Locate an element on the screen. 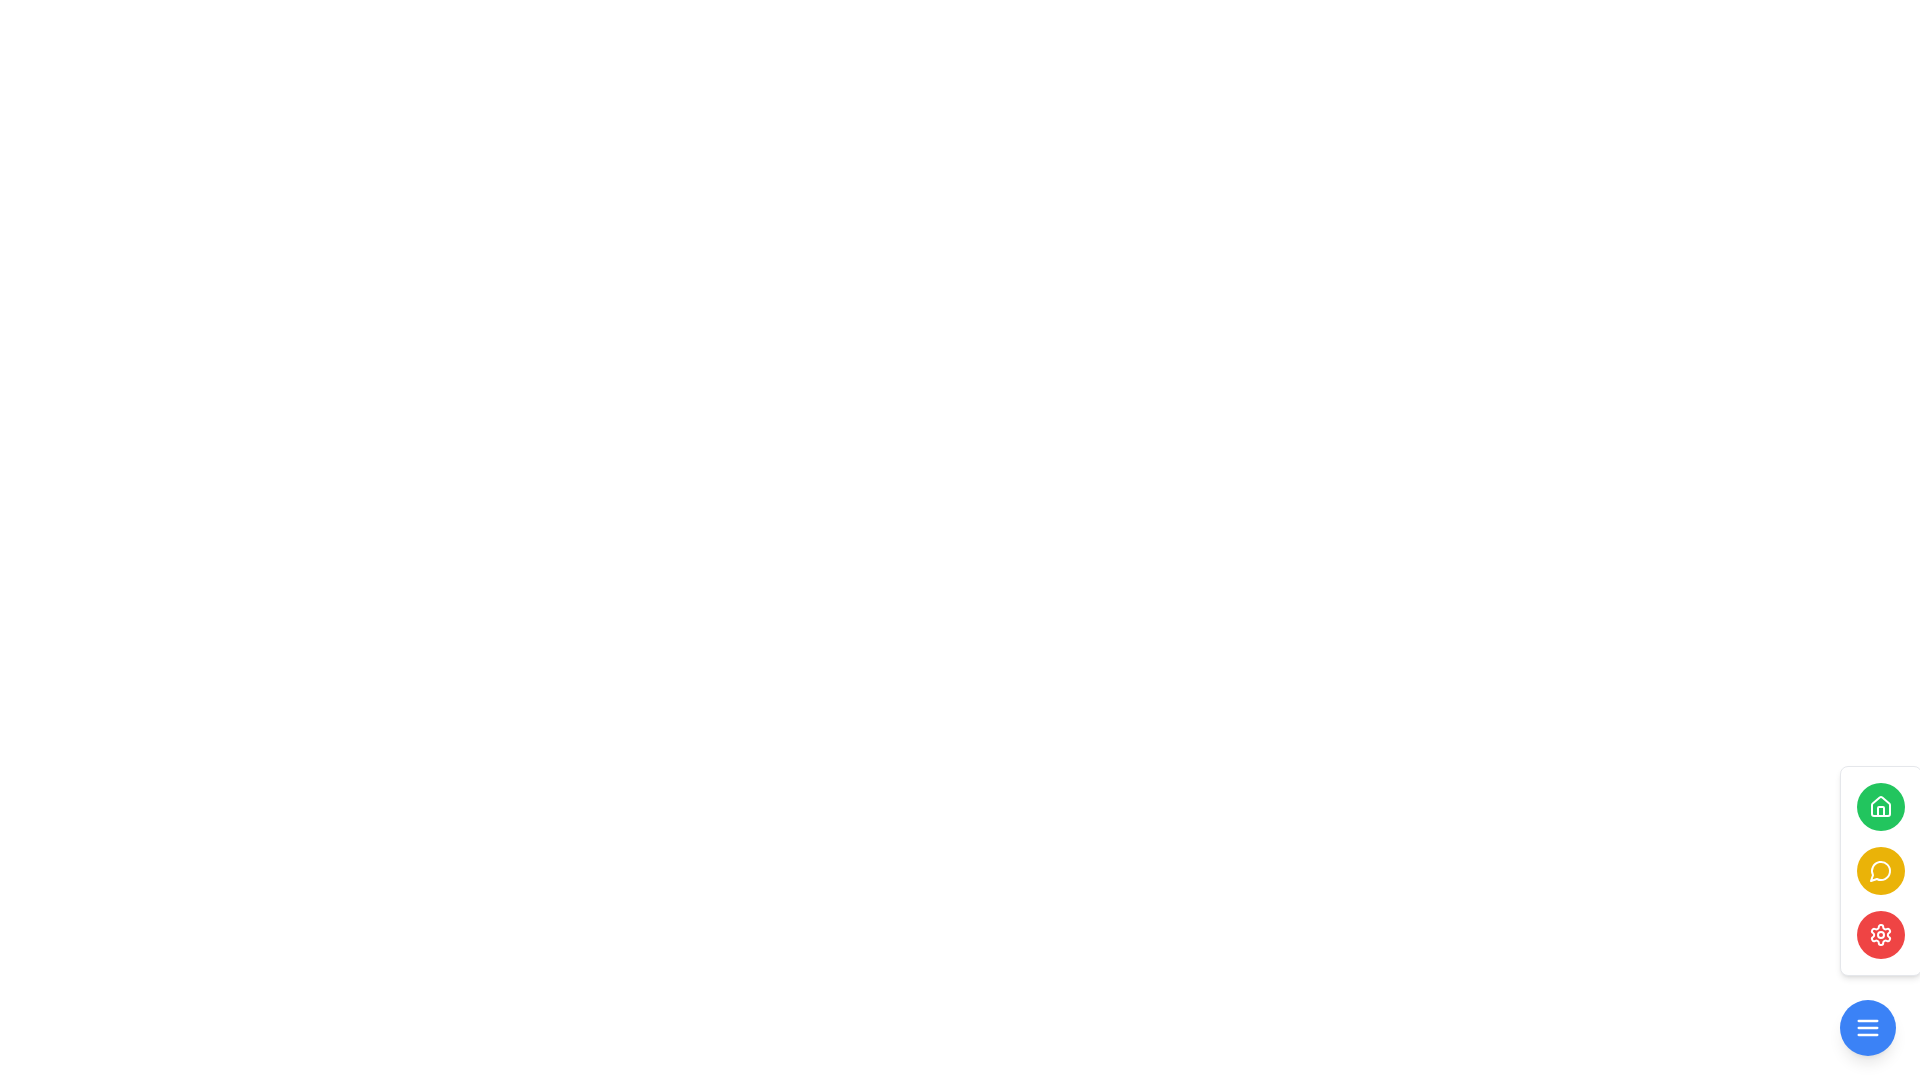 The height and width of the screenshot is (1080, 1920). the messaging icon within the yellow circular button located at the bottom-right corner of the interface is located at coordinates (1880, 870).